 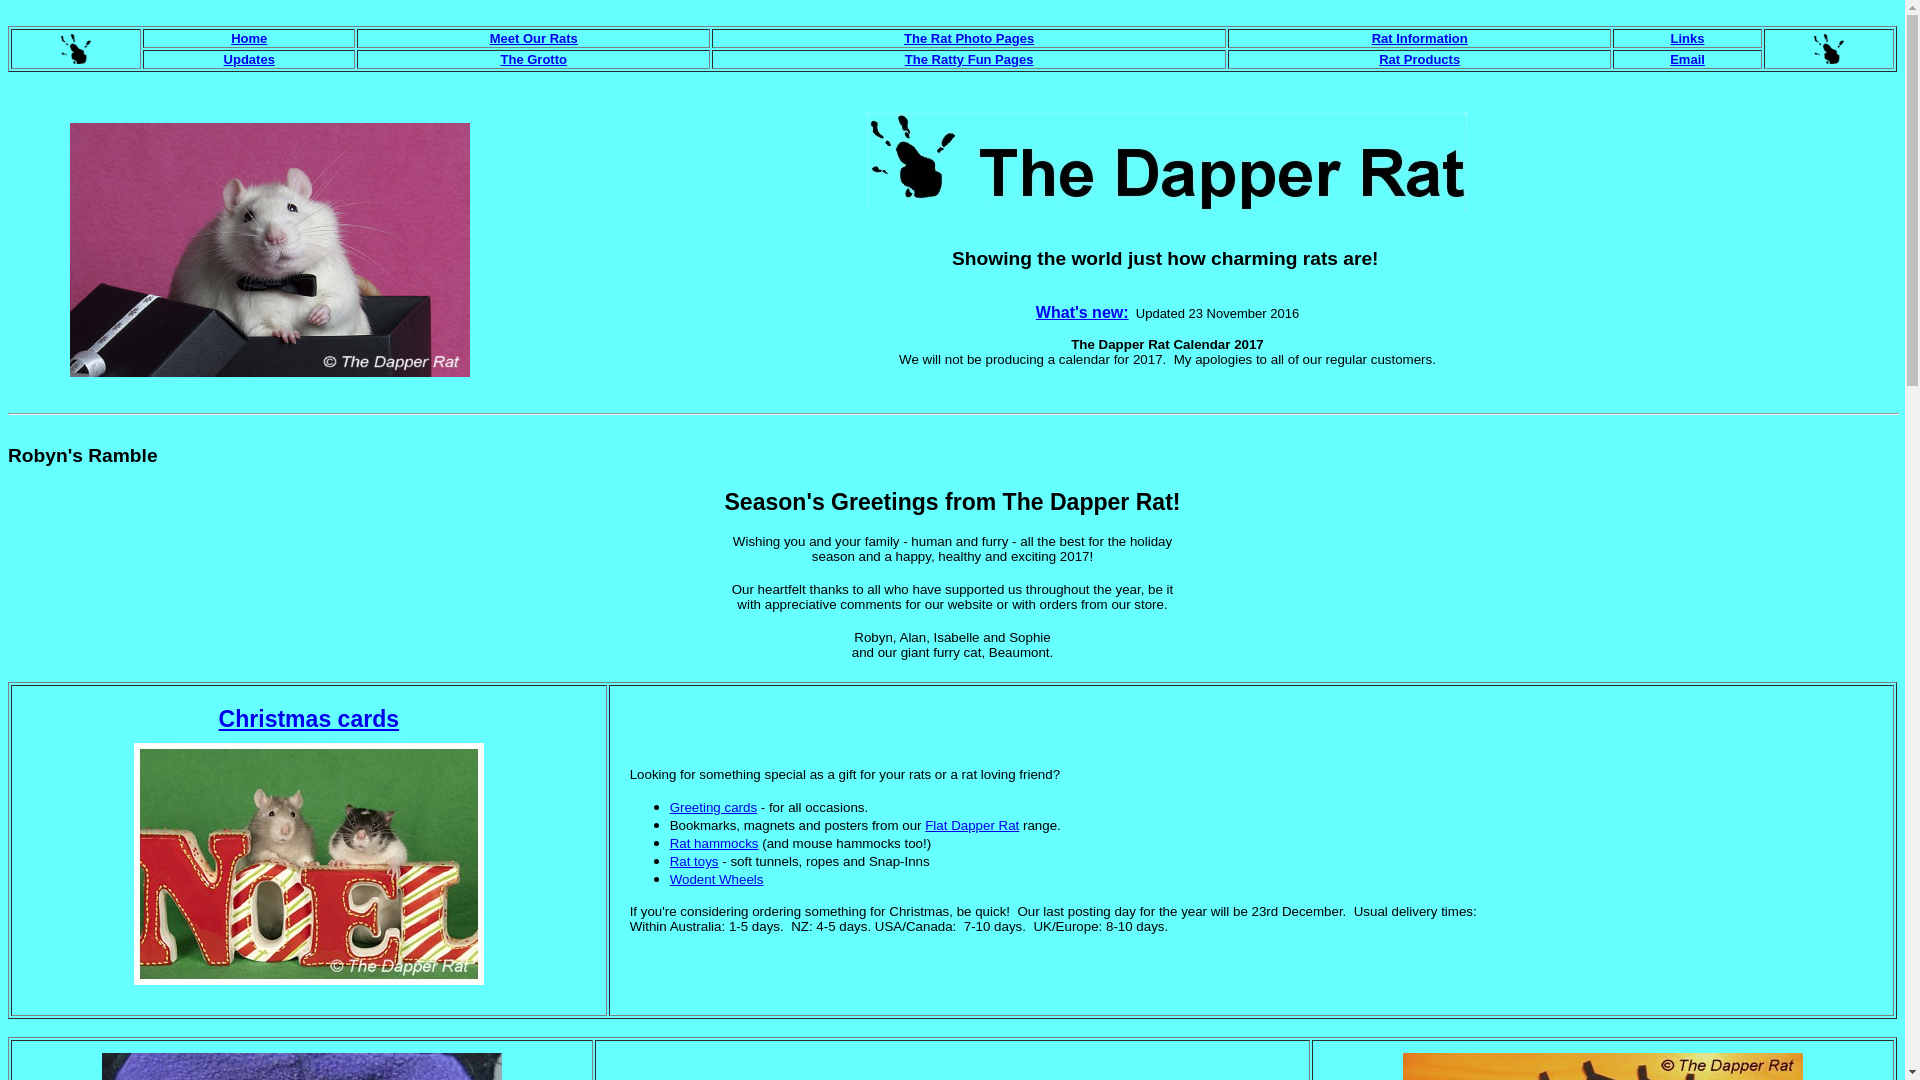 What do you see at coordinates (1081, 312) in the screenshot?
I see `'What's new:'` at bounding box center [1081, 312].